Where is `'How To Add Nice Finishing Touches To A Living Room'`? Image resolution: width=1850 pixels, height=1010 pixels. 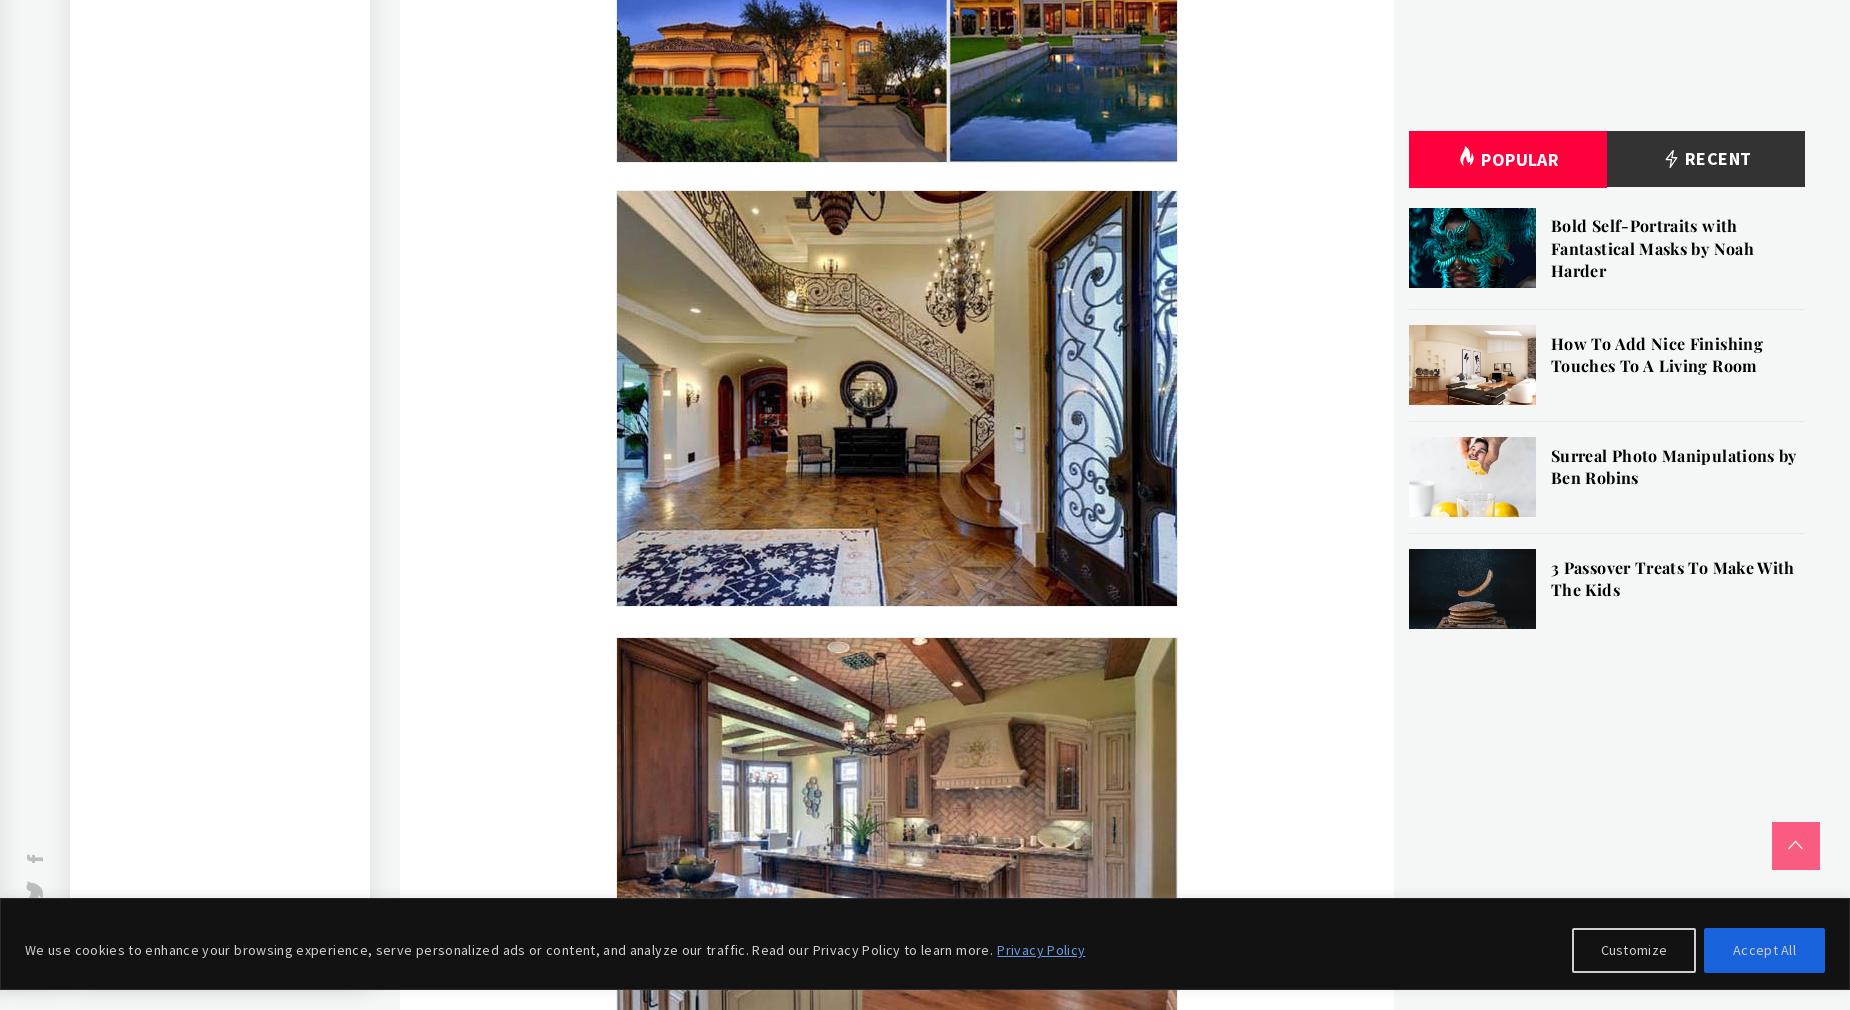
'How To Add Nice Finishing Touches To A Living Room' is located at coordinates (1549, 353).